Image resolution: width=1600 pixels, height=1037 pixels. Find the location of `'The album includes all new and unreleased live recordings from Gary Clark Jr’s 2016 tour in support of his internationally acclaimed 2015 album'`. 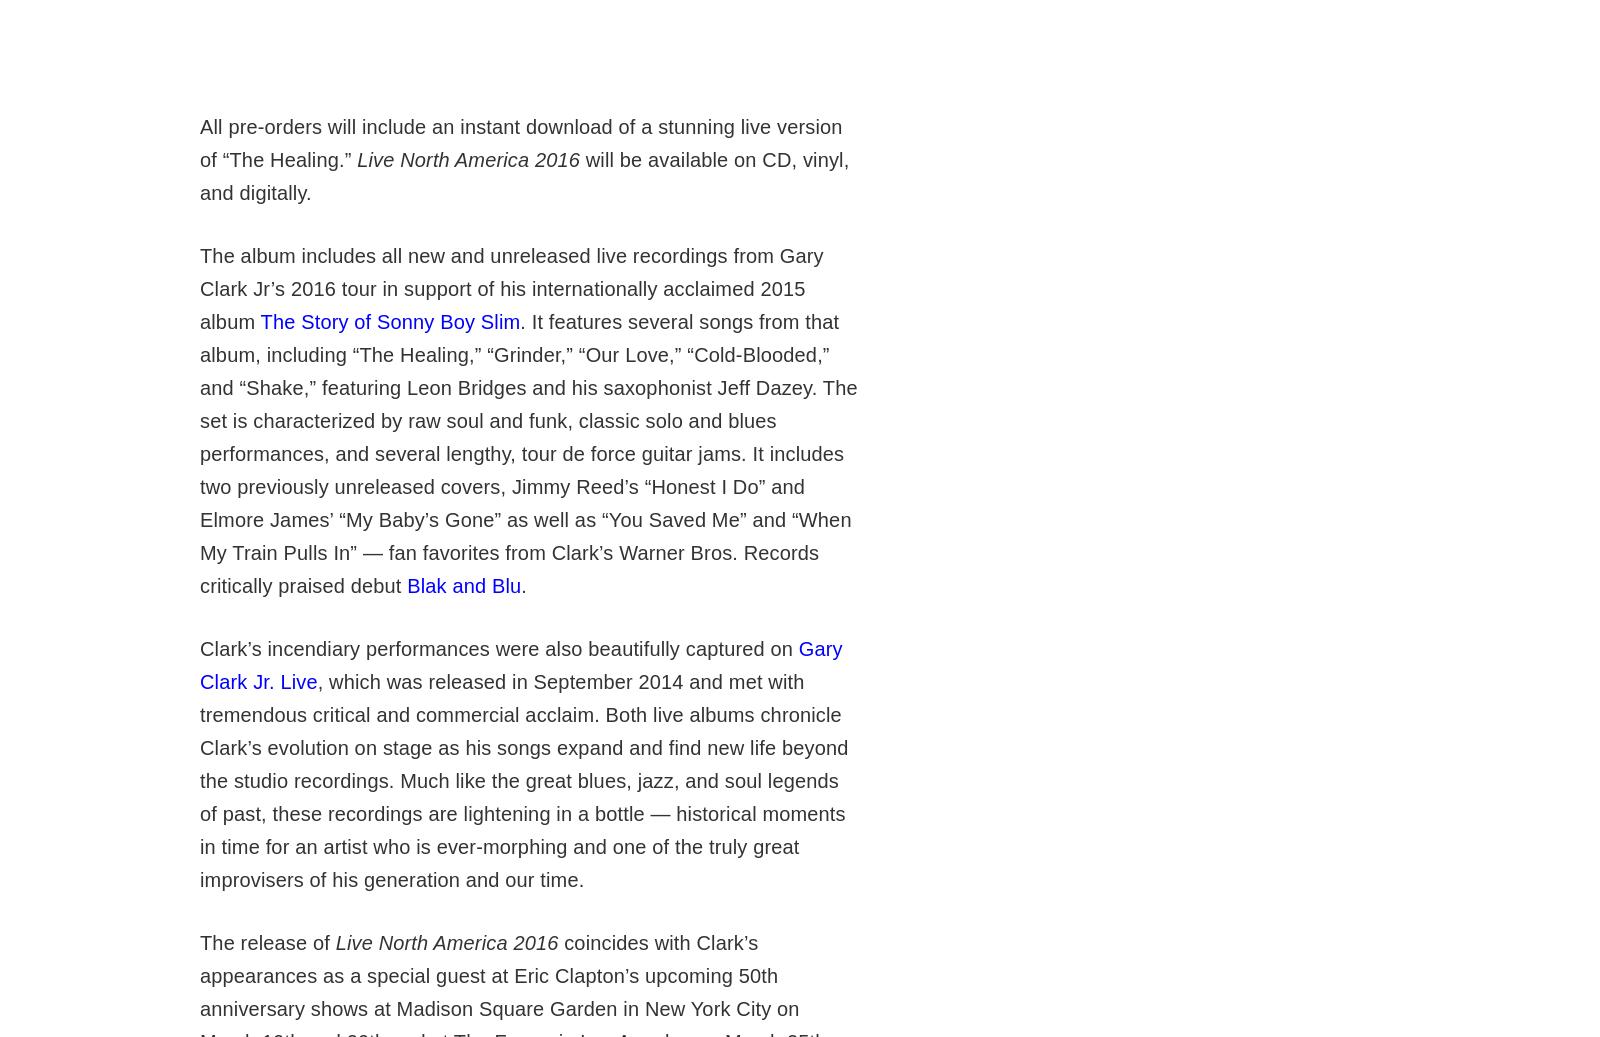

'The album includes all new and unreleased live recordings from Gary Clark Jr’s 2016 tour in support of his internationally acclaimed 2015 album' is located at coordinates (510, 288).